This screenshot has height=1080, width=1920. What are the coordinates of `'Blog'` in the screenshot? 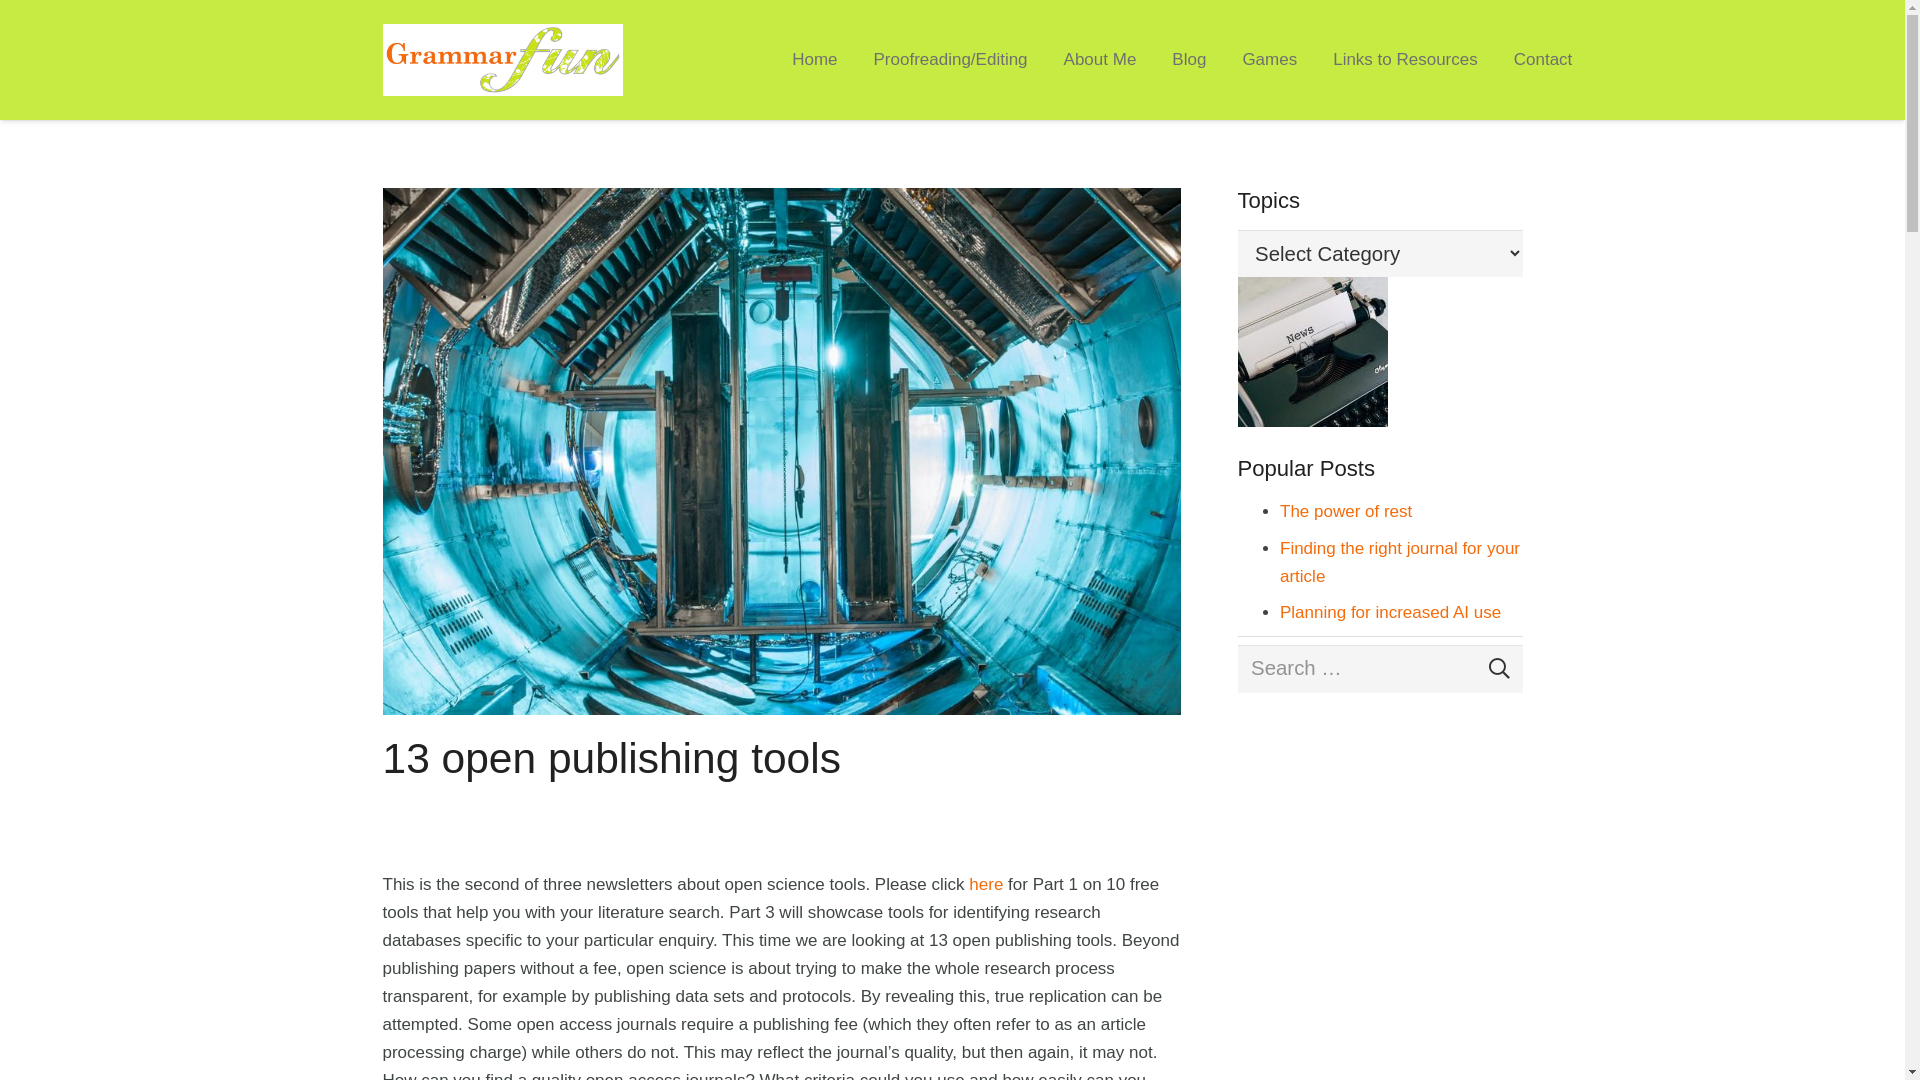 It's located at (1189, 59).